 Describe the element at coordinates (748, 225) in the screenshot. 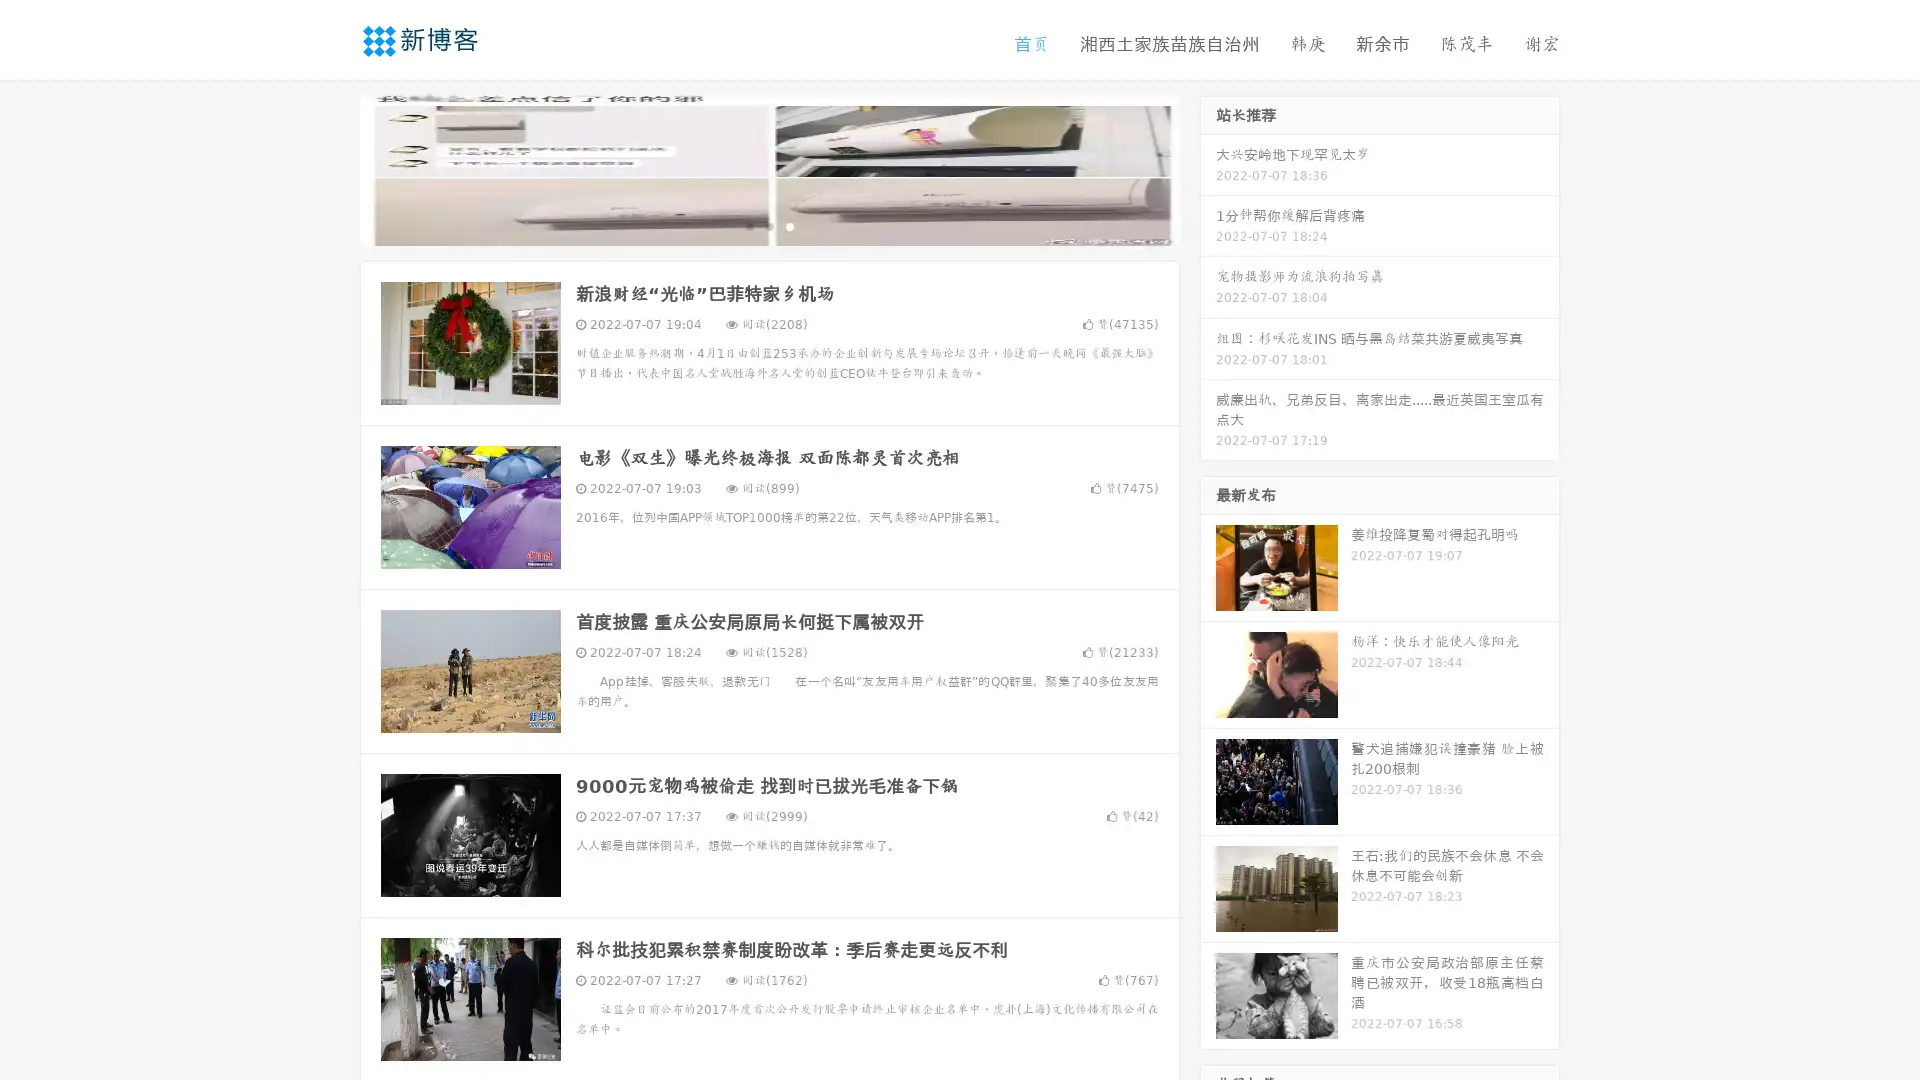

I see `Go to slide 1` at that location.